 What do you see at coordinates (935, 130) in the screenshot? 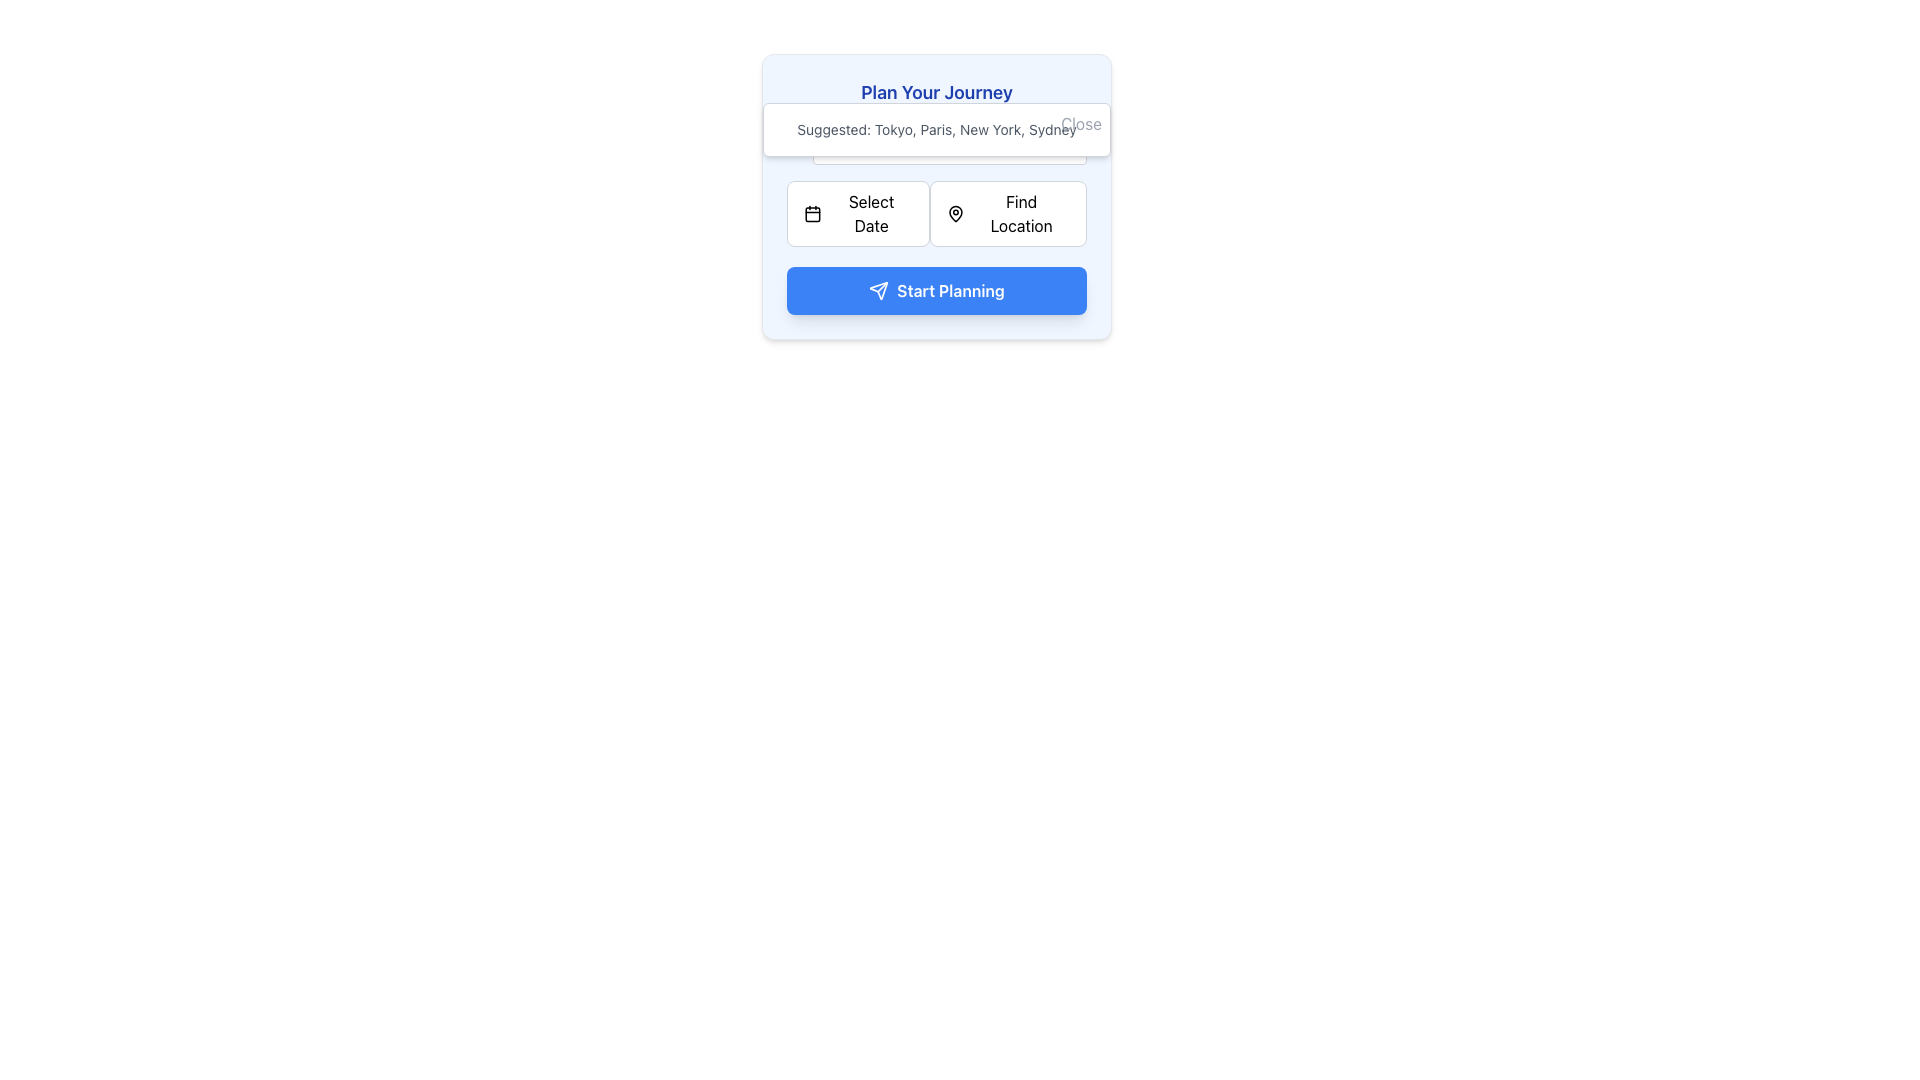
I see `the suggested names 'Tokyo', 'Paris', 'New York', or 'Sydney' in the informational panel located below the 'Plan Your Journey' heading` at bounding box center [935, 130].